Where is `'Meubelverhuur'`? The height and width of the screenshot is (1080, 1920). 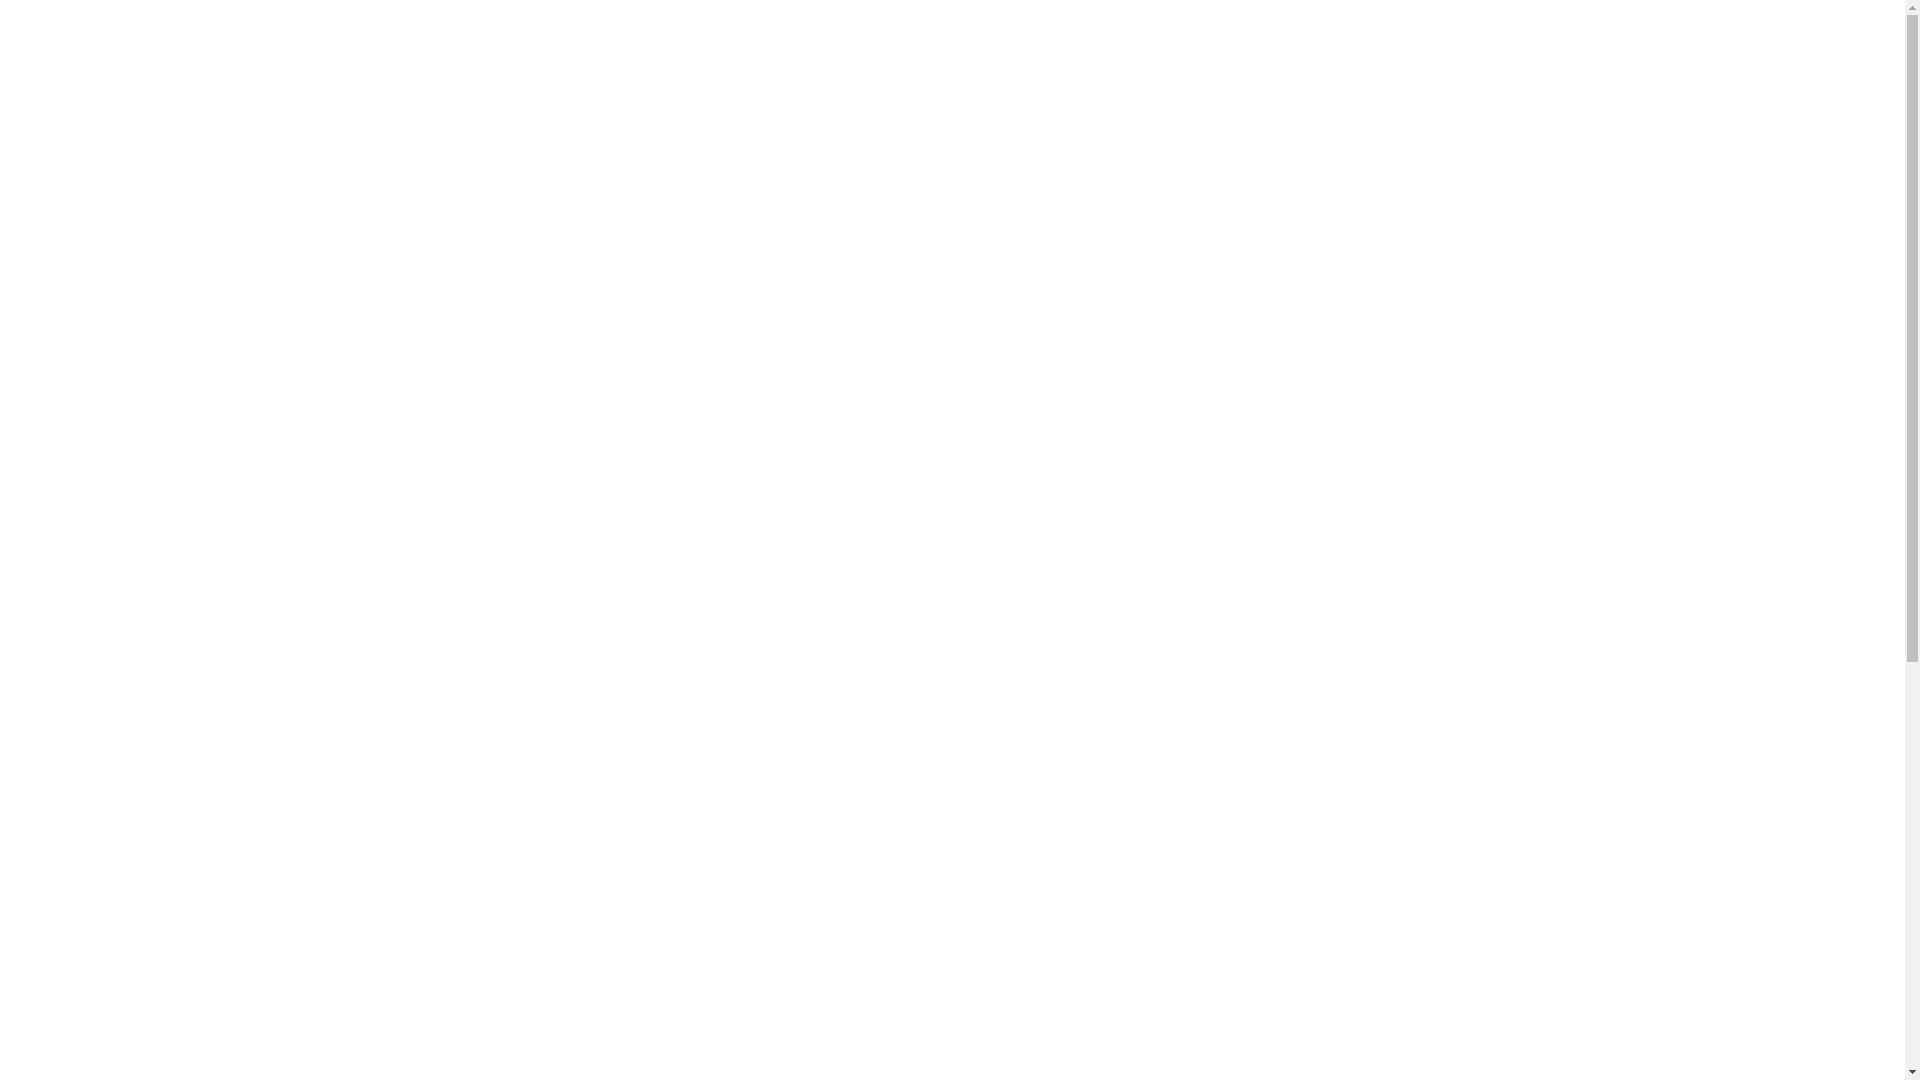 'Meubelverhuur' is located at coordinates (475, 53).